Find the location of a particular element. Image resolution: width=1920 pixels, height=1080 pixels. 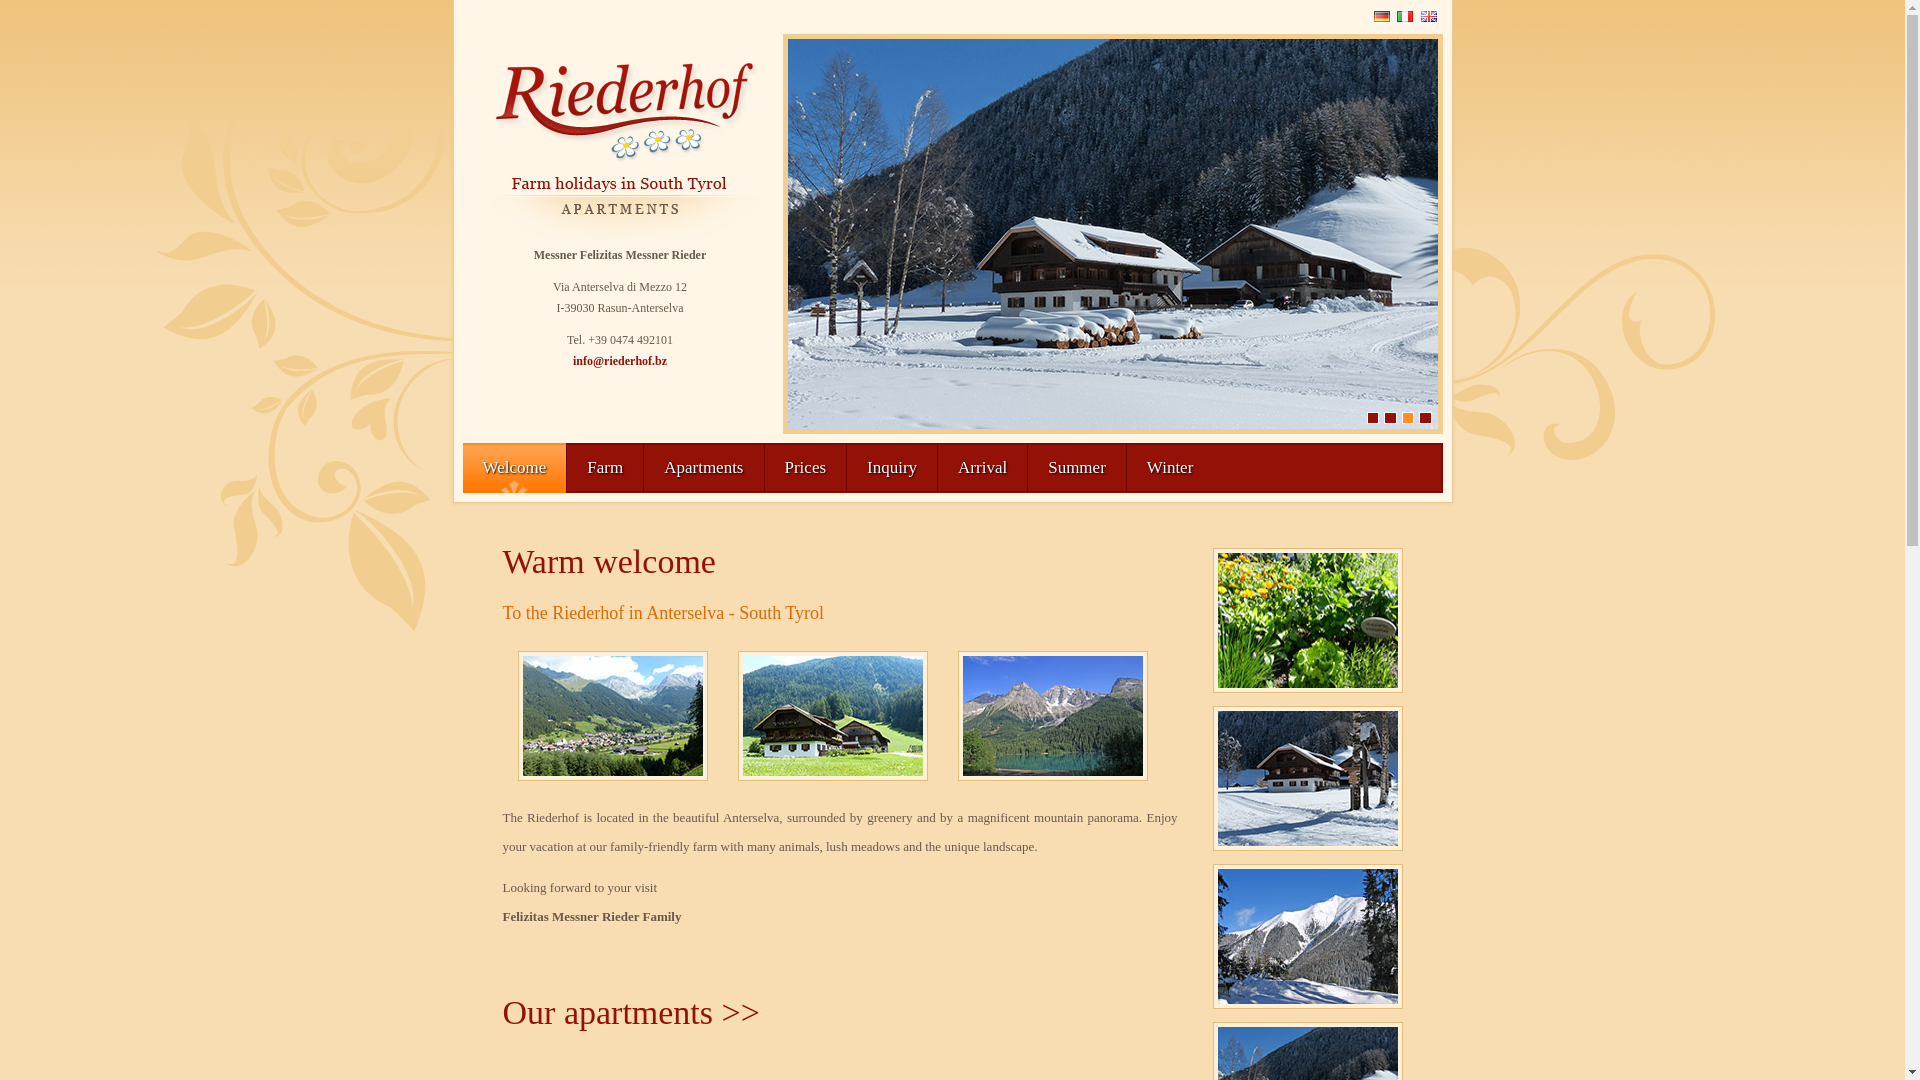

'Prices' is located at coordinates (762, 467).